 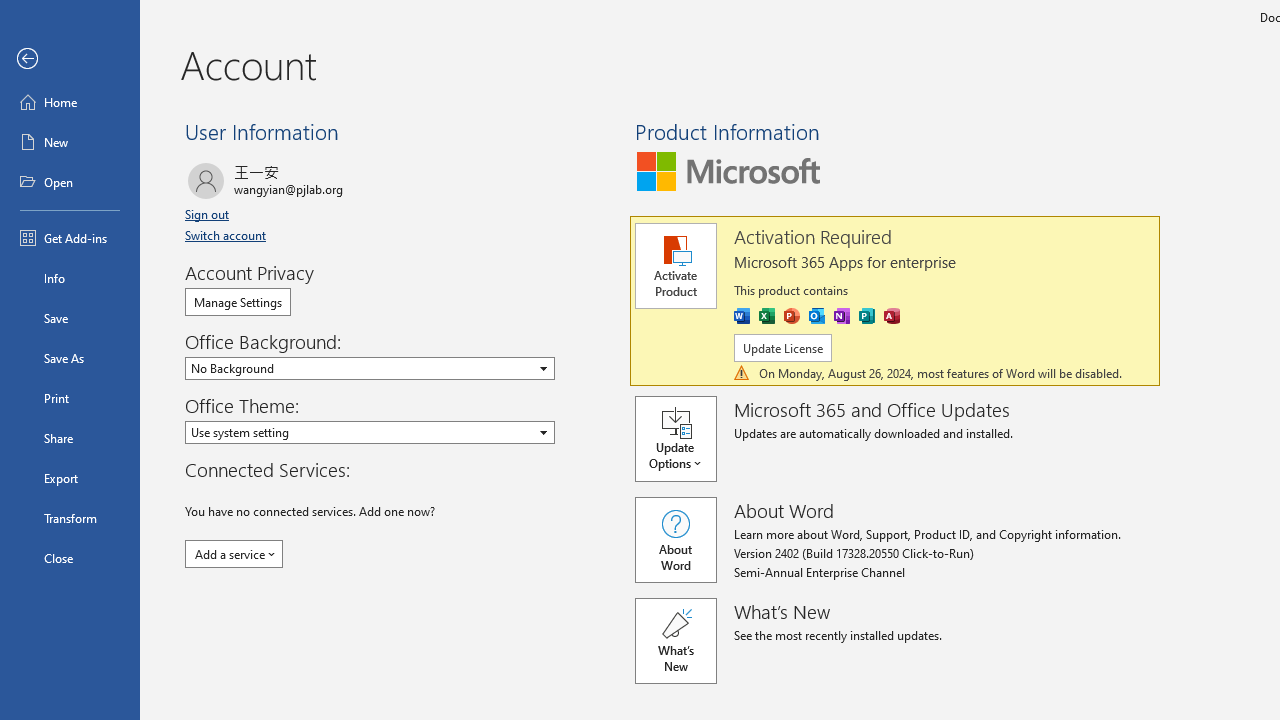 What do you see at coordinates (842, 315) in the screenshot?
I see `'OneNote'` at bounding box center [842, 315].